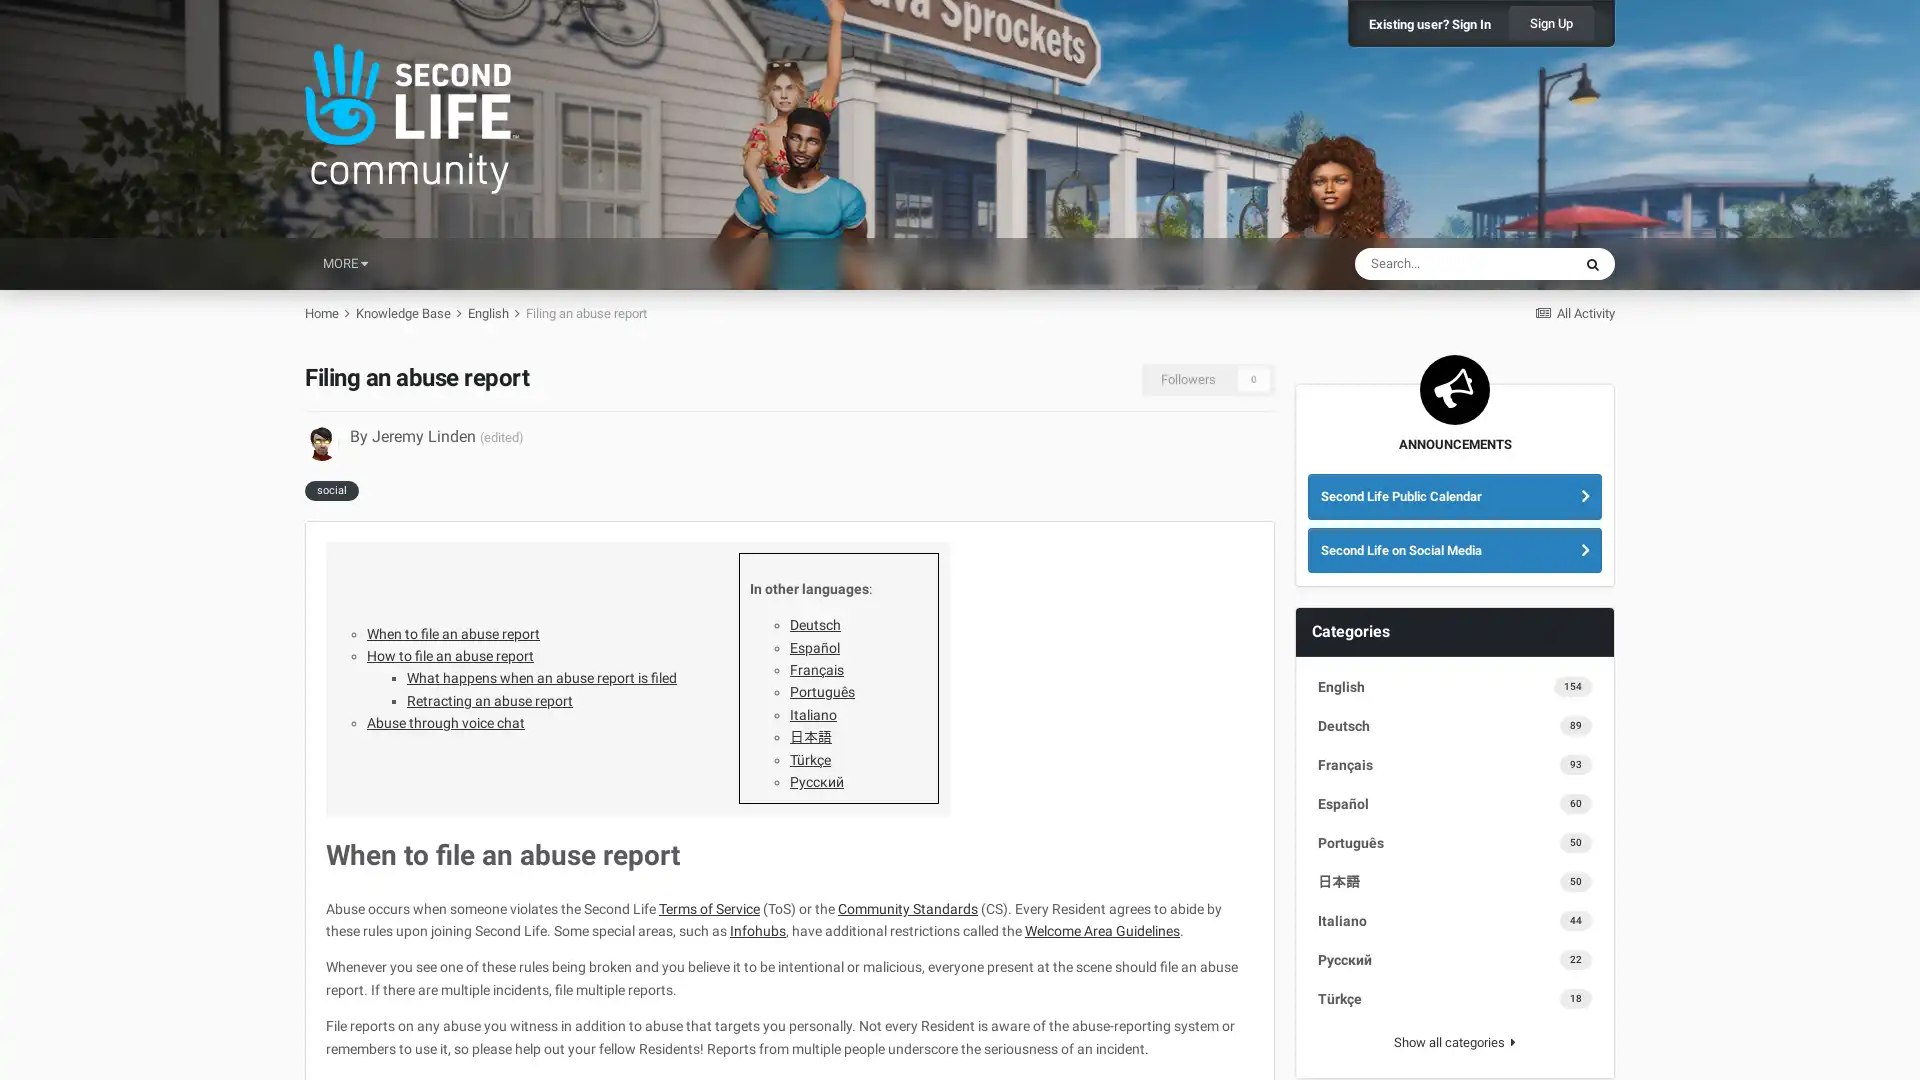  I want to click on Search, so click(1592, 262).